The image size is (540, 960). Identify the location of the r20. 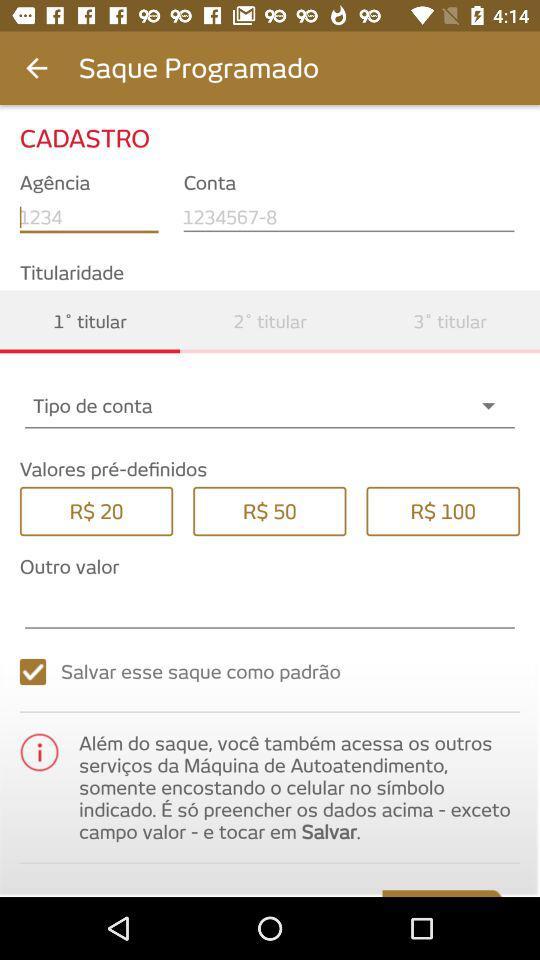
(95, 510).